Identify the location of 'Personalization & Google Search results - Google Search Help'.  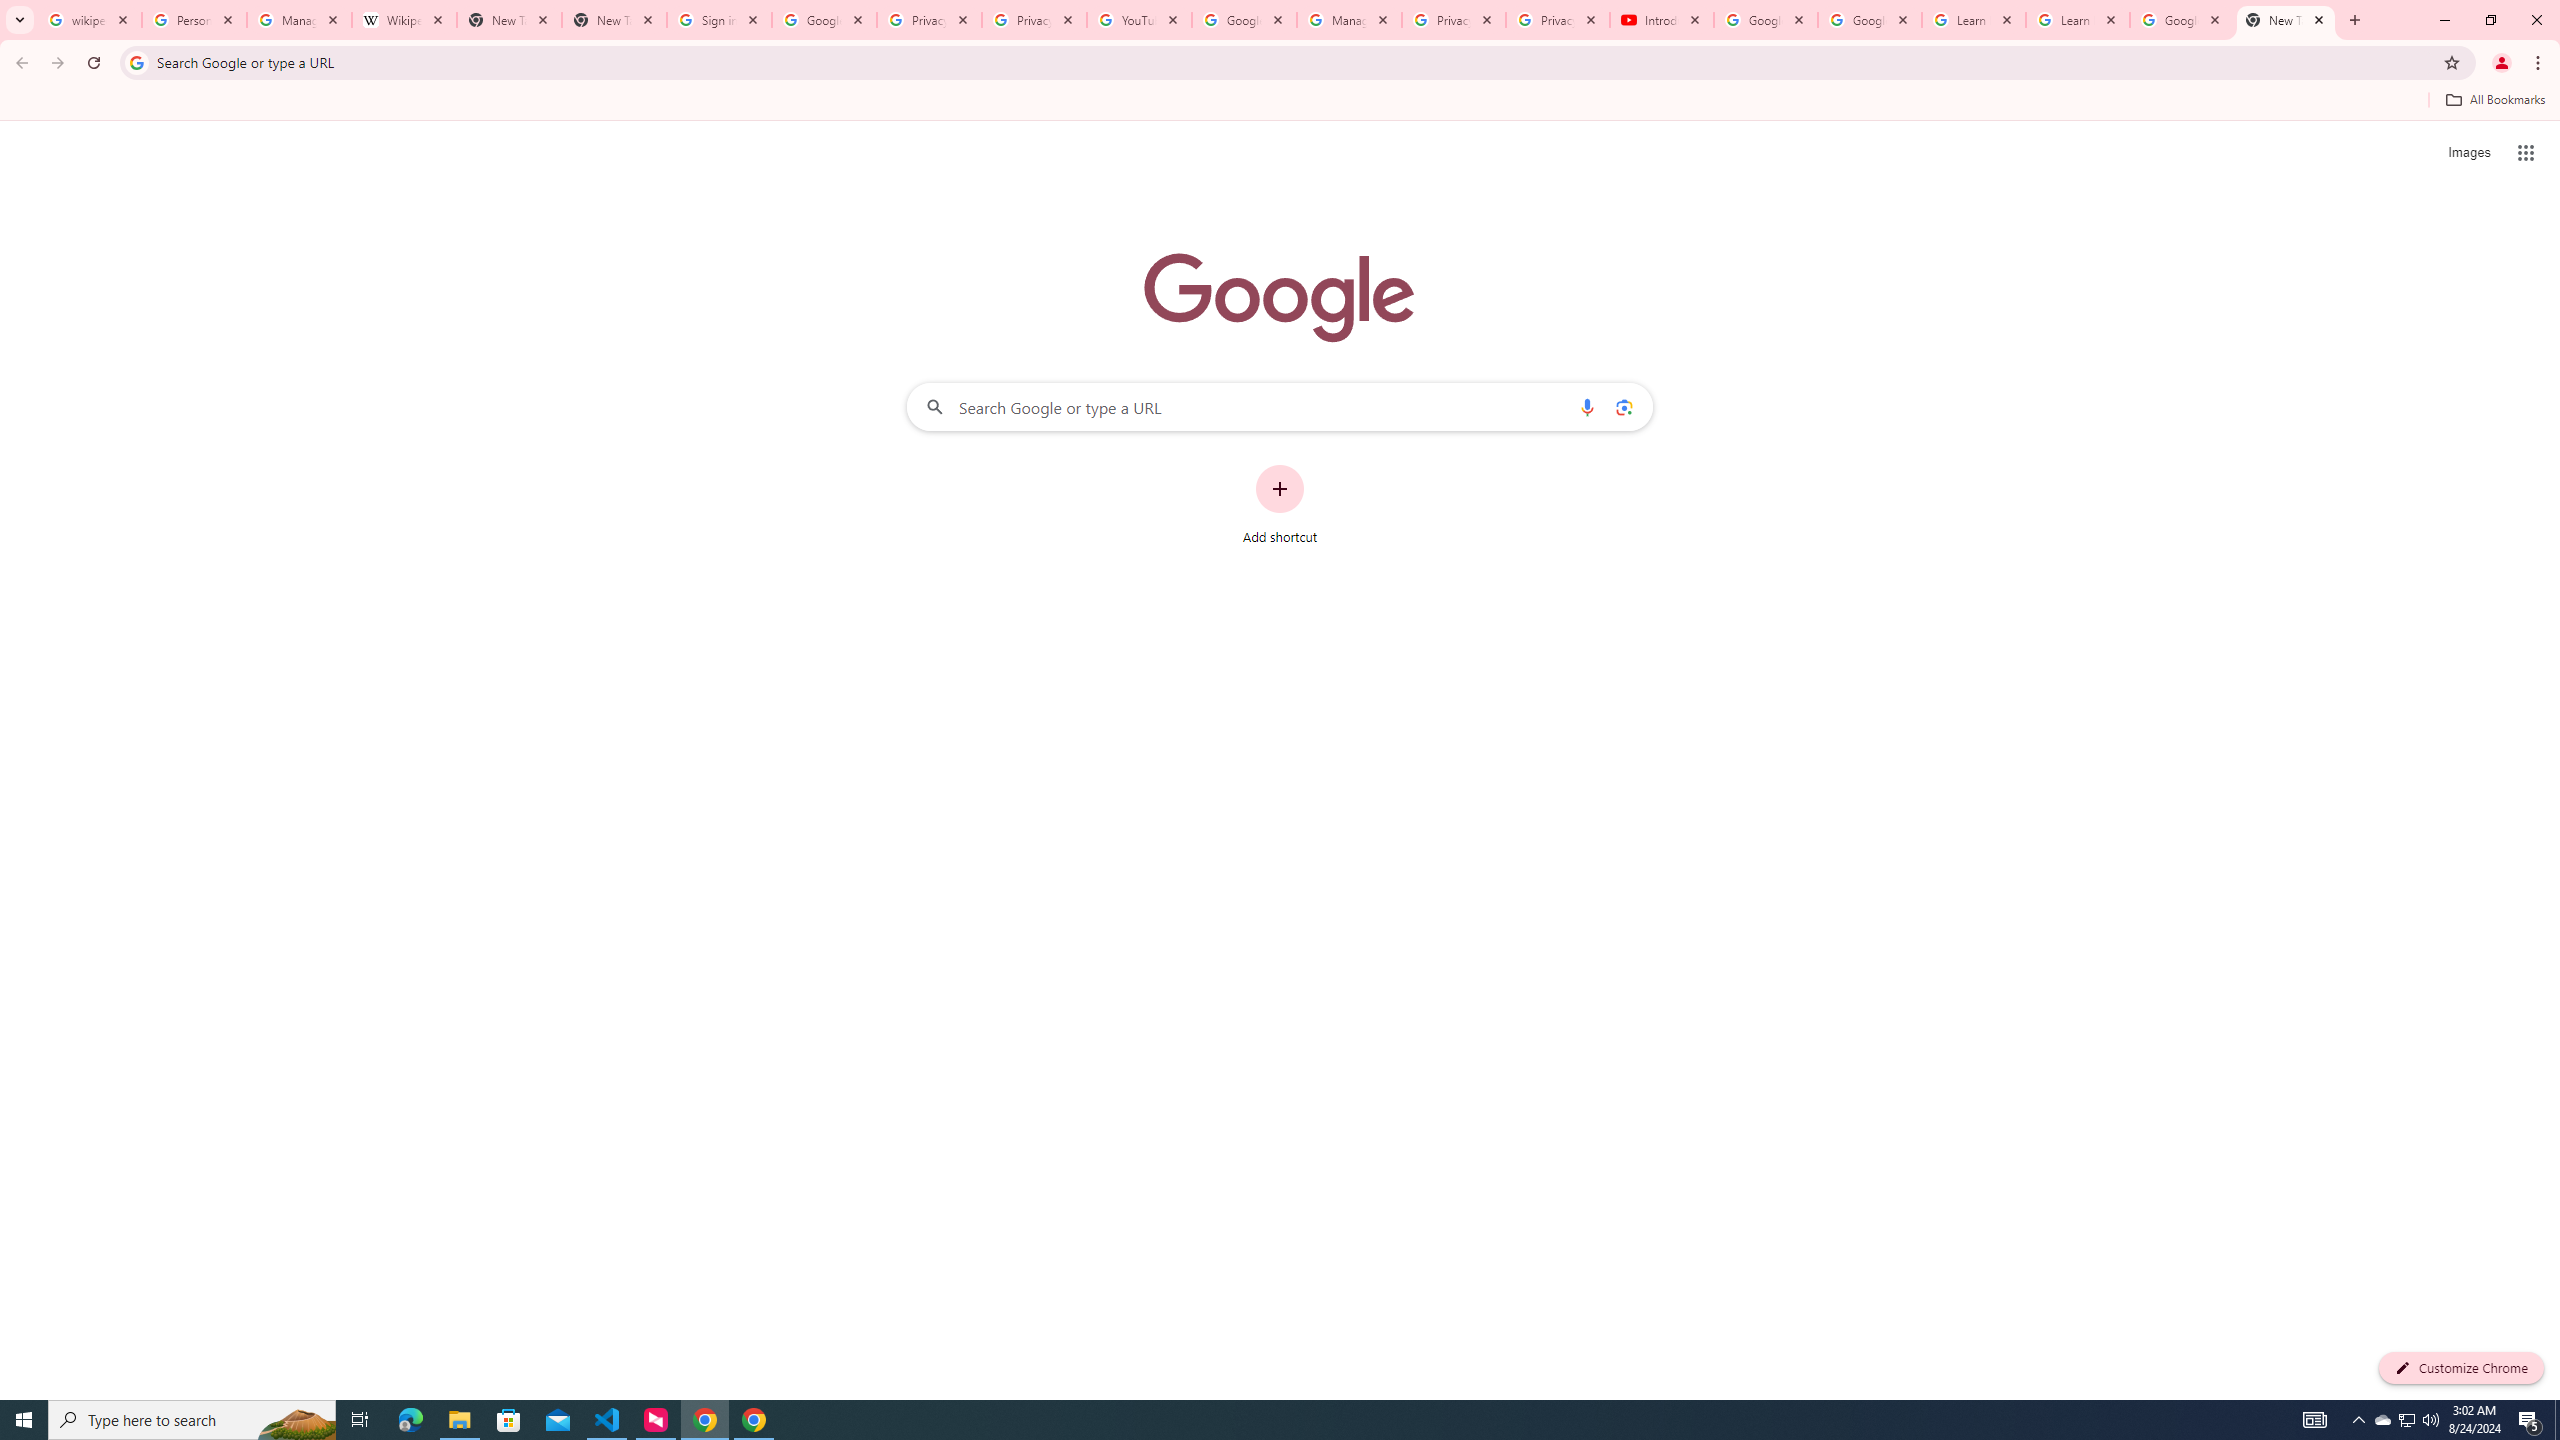
(193, 19).